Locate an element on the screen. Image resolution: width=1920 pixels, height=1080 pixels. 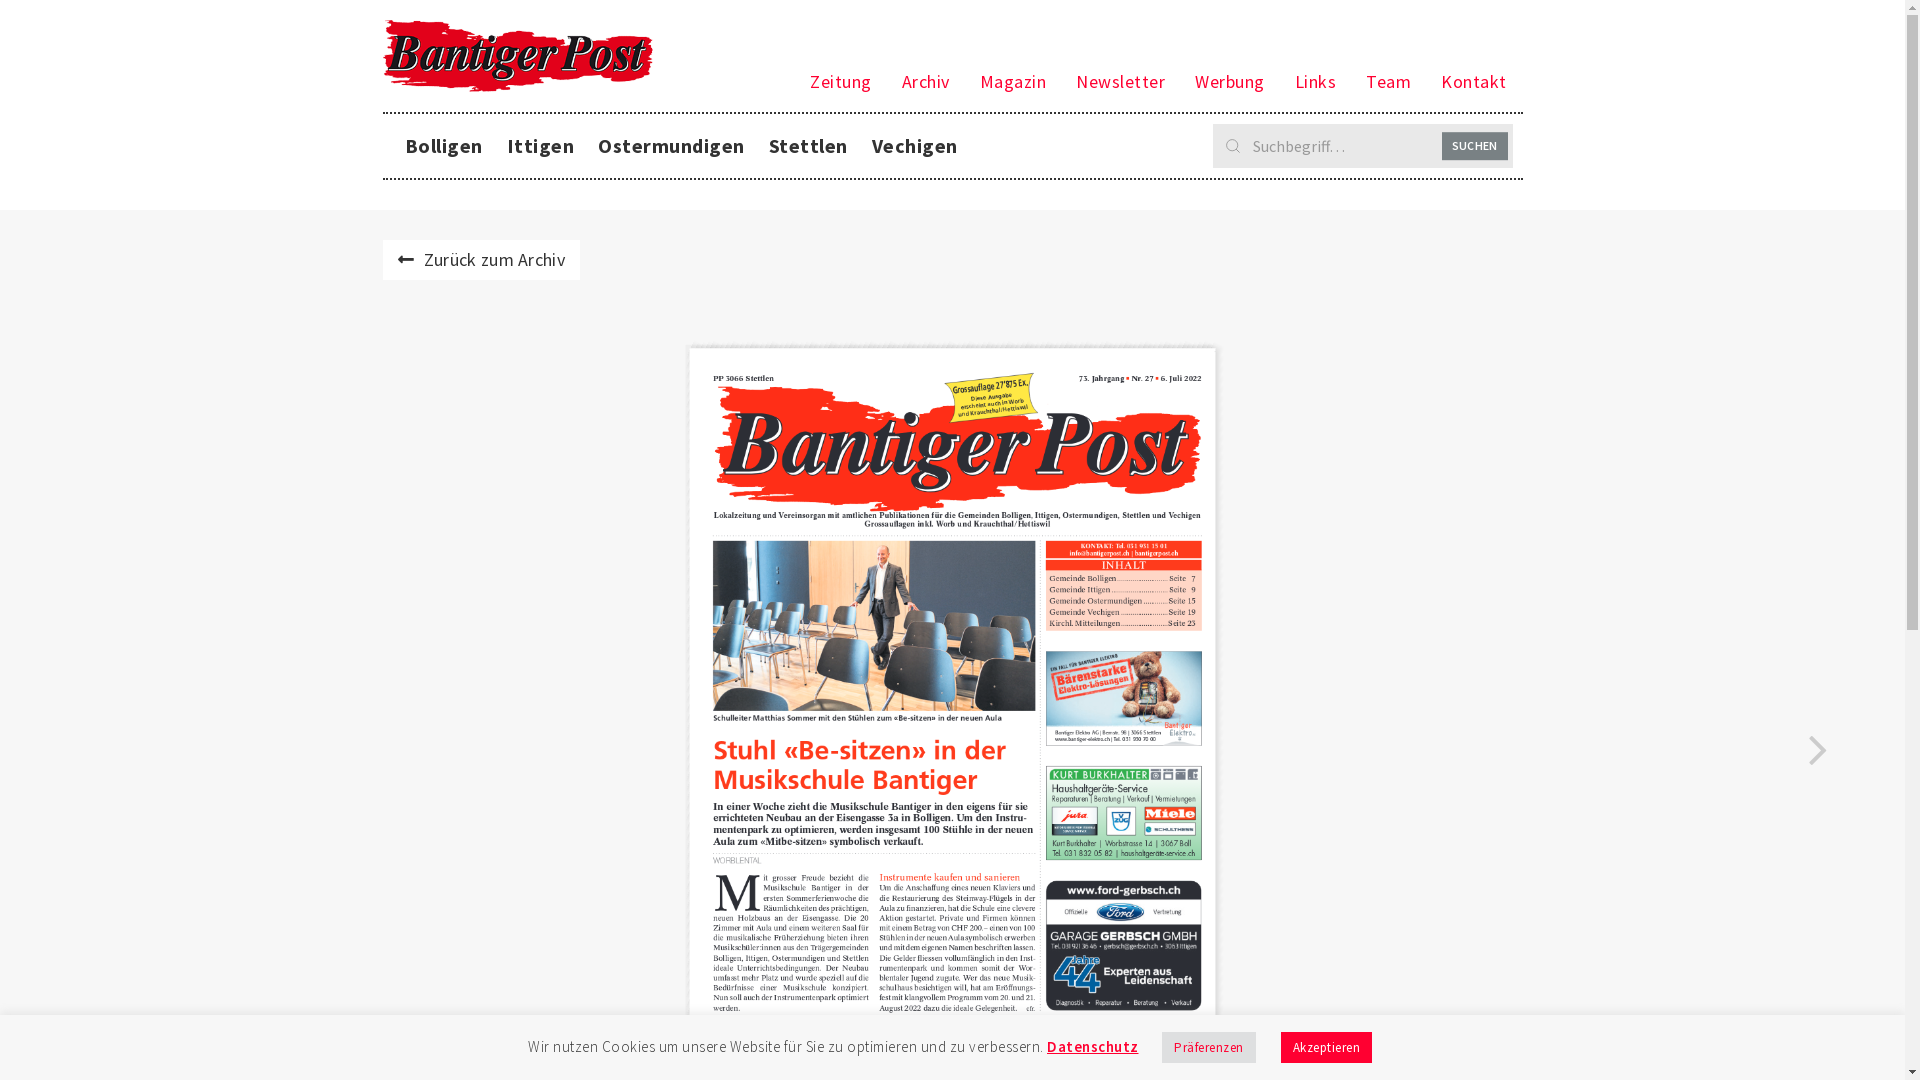
'SUCHEN' is located at coordinates (1474, 145).